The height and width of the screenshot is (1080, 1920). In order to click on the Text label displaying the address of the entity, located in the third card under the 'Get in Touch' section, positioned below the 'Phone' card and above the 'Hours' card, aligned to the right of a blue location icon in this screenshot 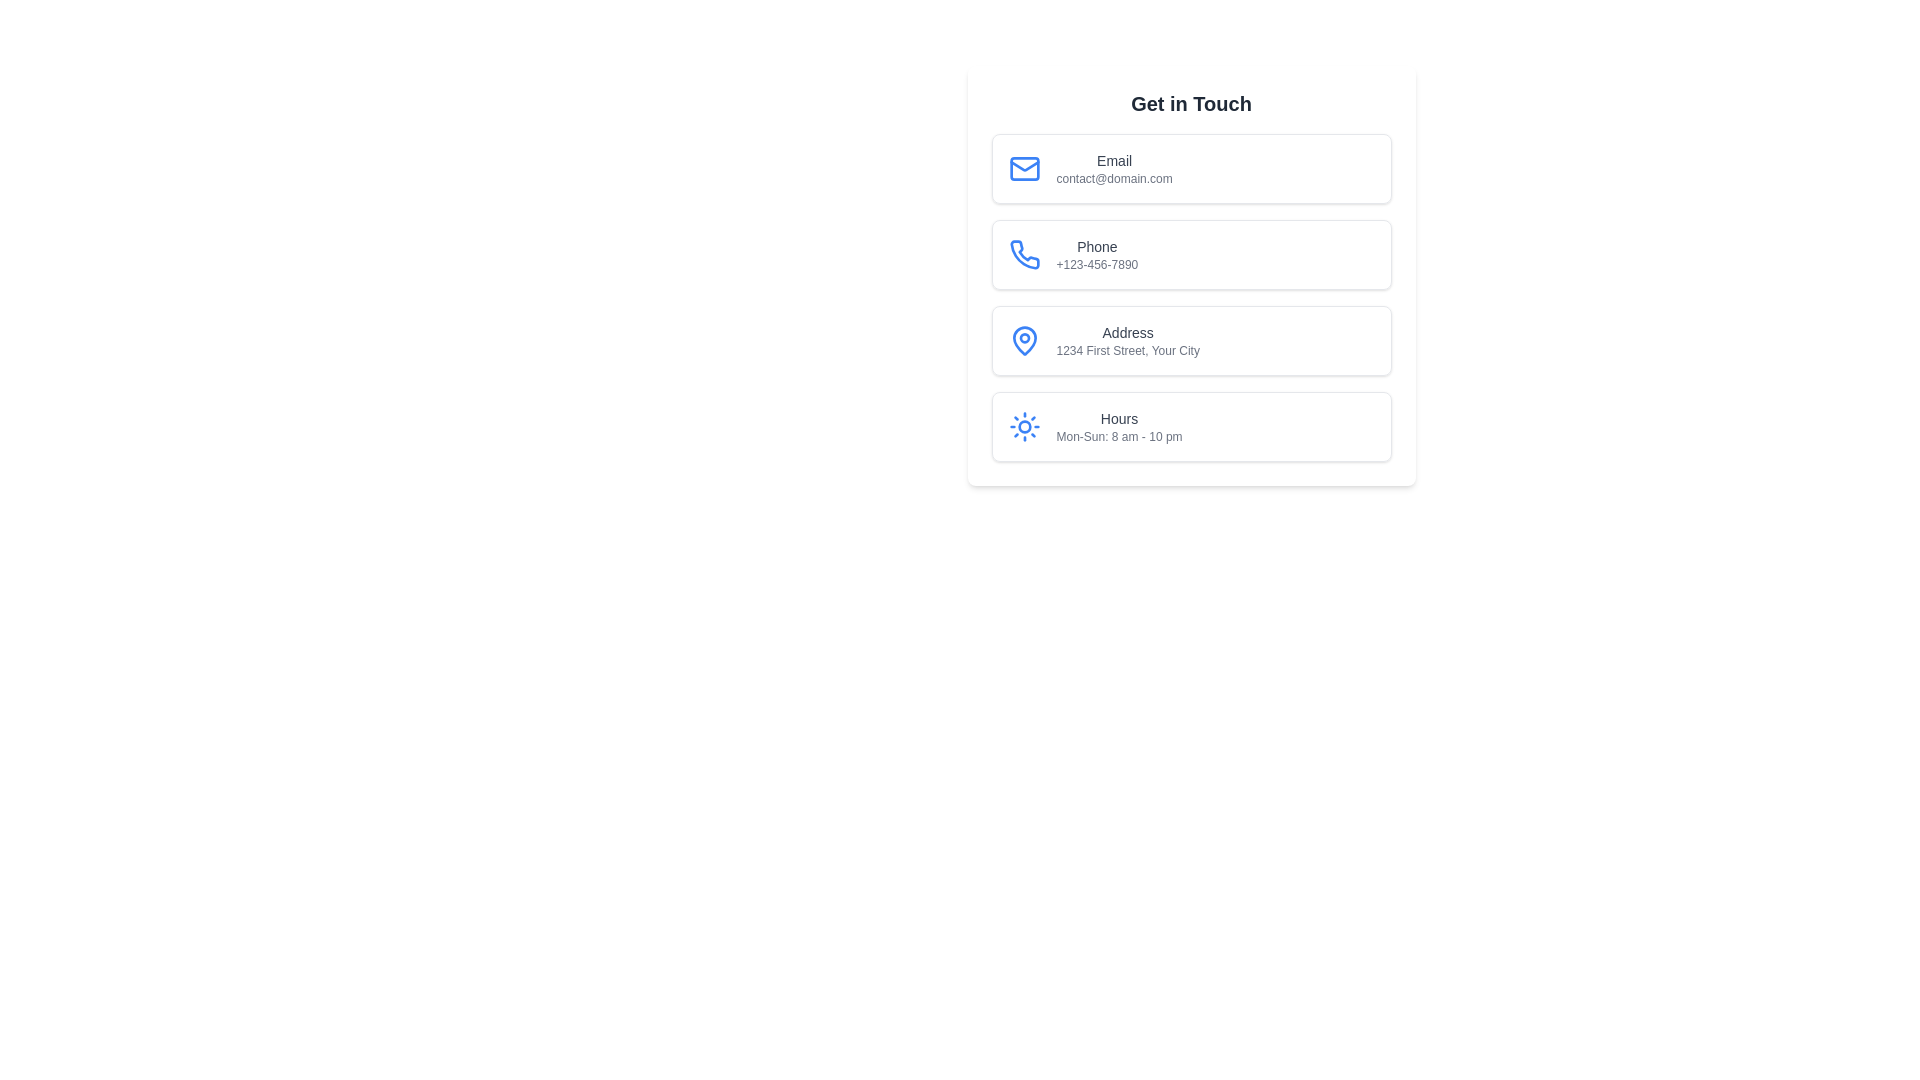, I will do `click(1128, 339)`.